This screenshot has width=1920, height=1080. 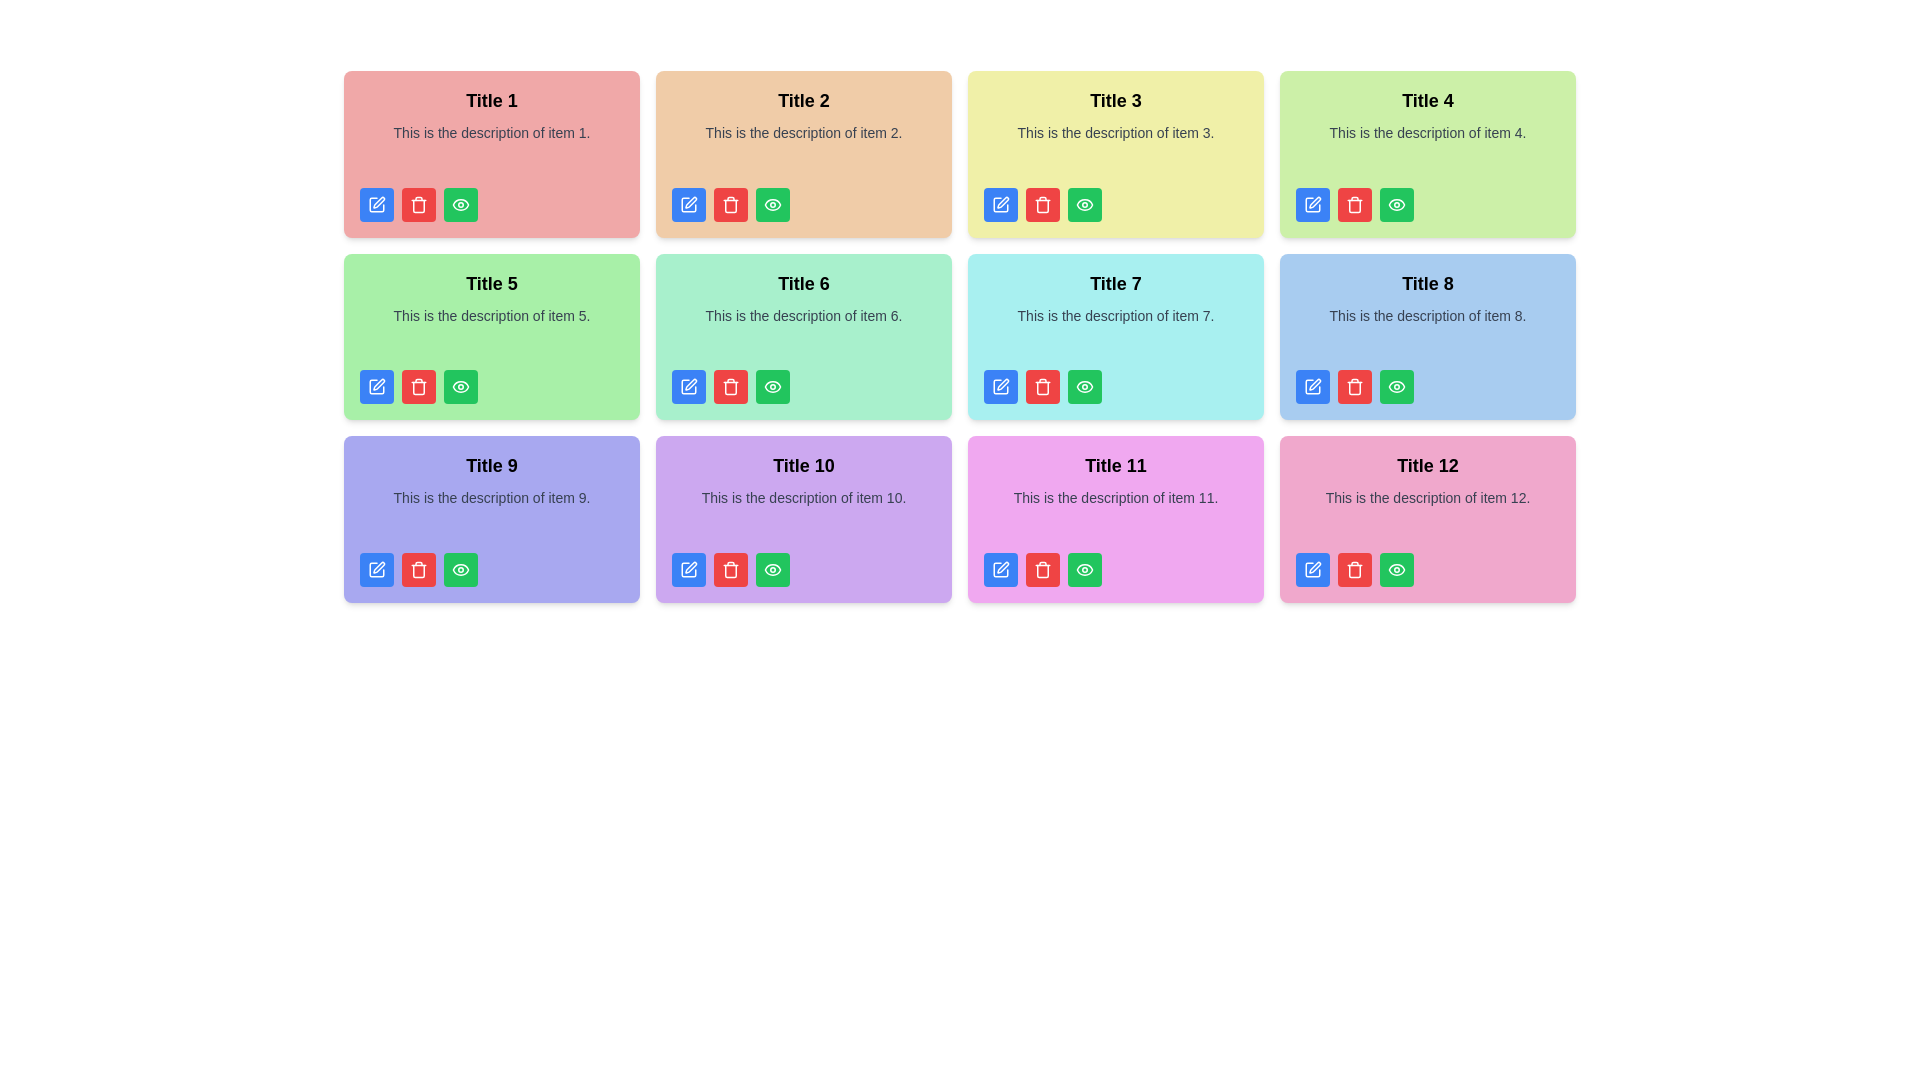 What do you see at coordinates (691, 202) in the screenshot?
I see `the leftmost icon button located at the bottom of the card labeled 'Title 2' to initiate the edit action` at bounding box center [691, 202].